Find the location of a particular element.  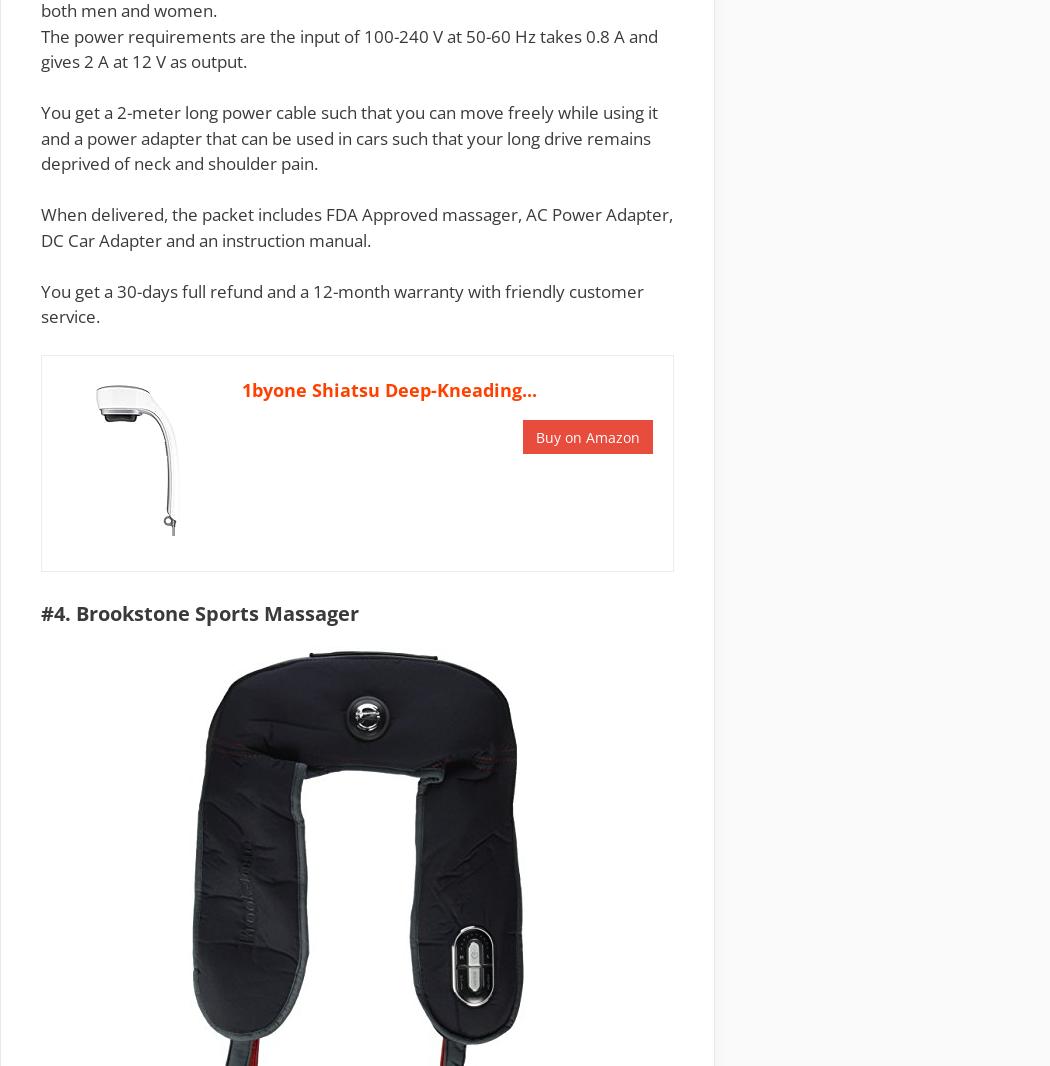

'1byone Shiatsu Deep-Kneading...' is located at coordinates (389, 390).